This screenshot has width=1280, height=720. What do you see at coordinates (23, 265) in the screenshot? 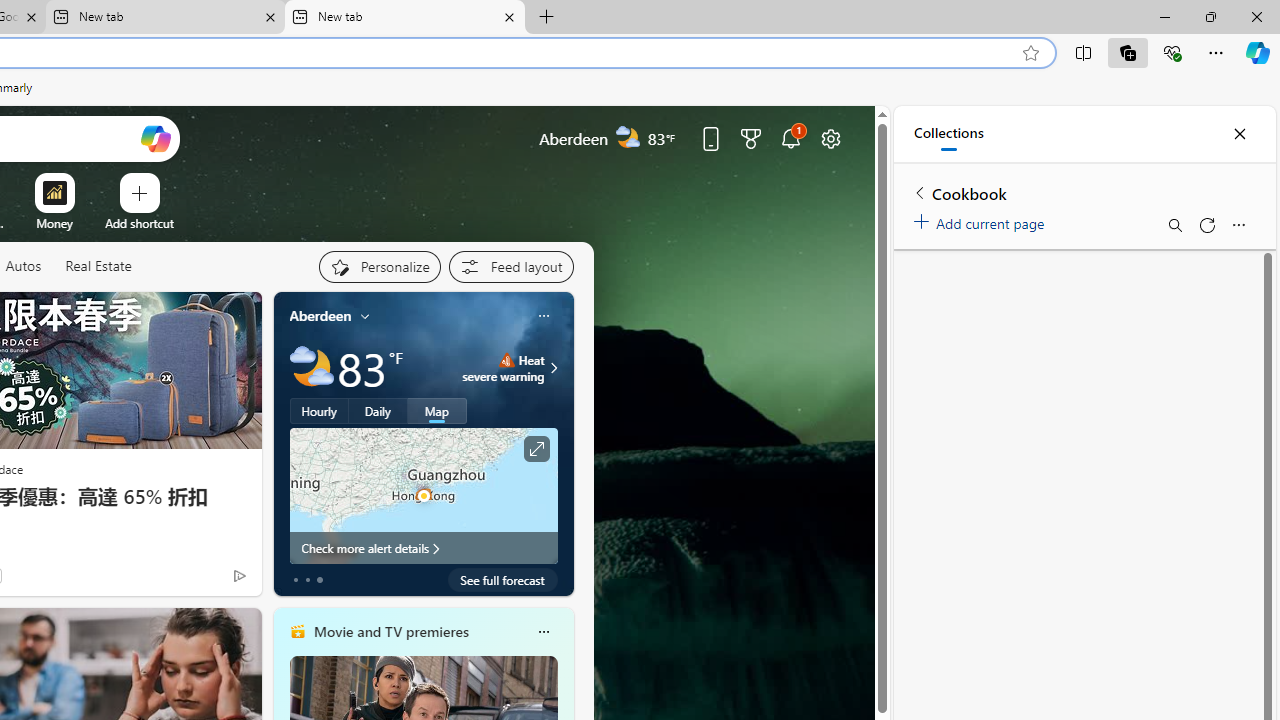
I see `'Autos'` at bounding box center [23, 265].